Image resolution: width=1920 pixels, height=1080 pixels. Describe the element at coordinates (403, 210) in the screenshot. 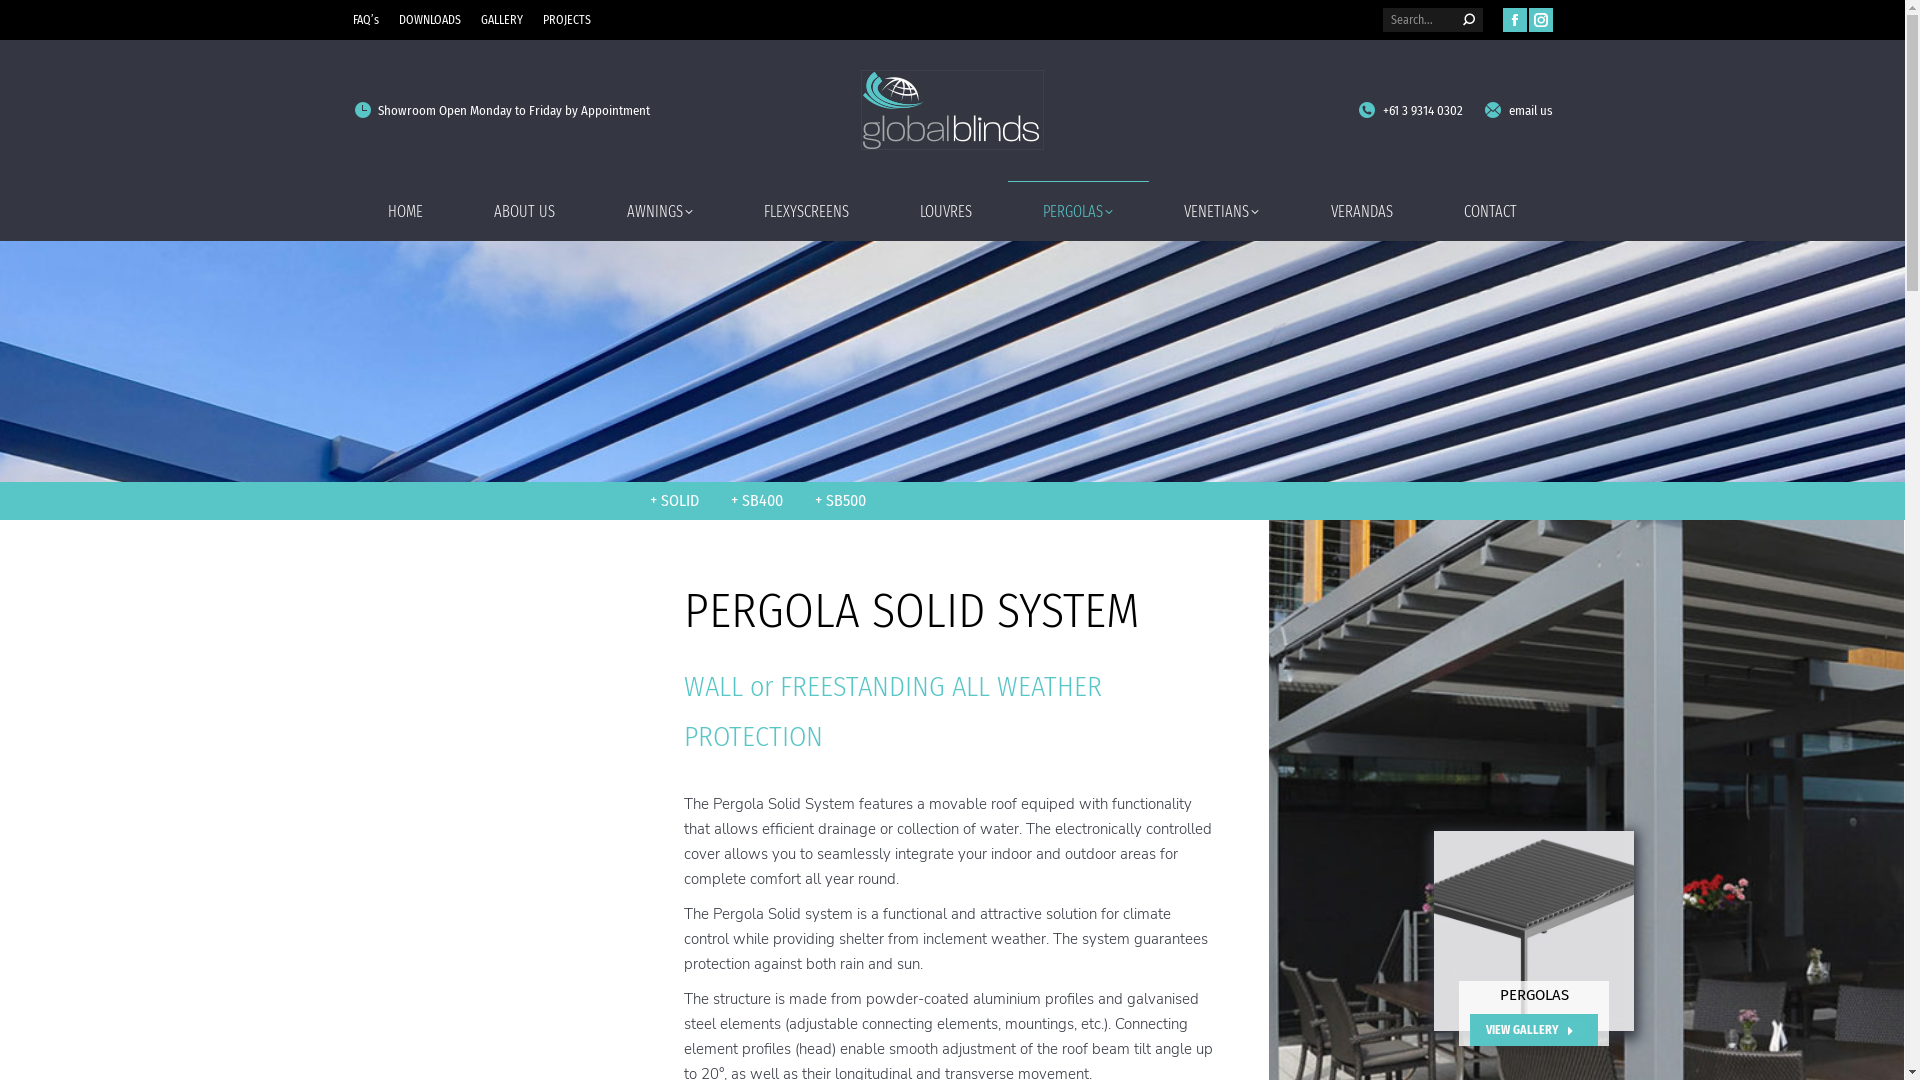

I see `'HOME'` at that location.